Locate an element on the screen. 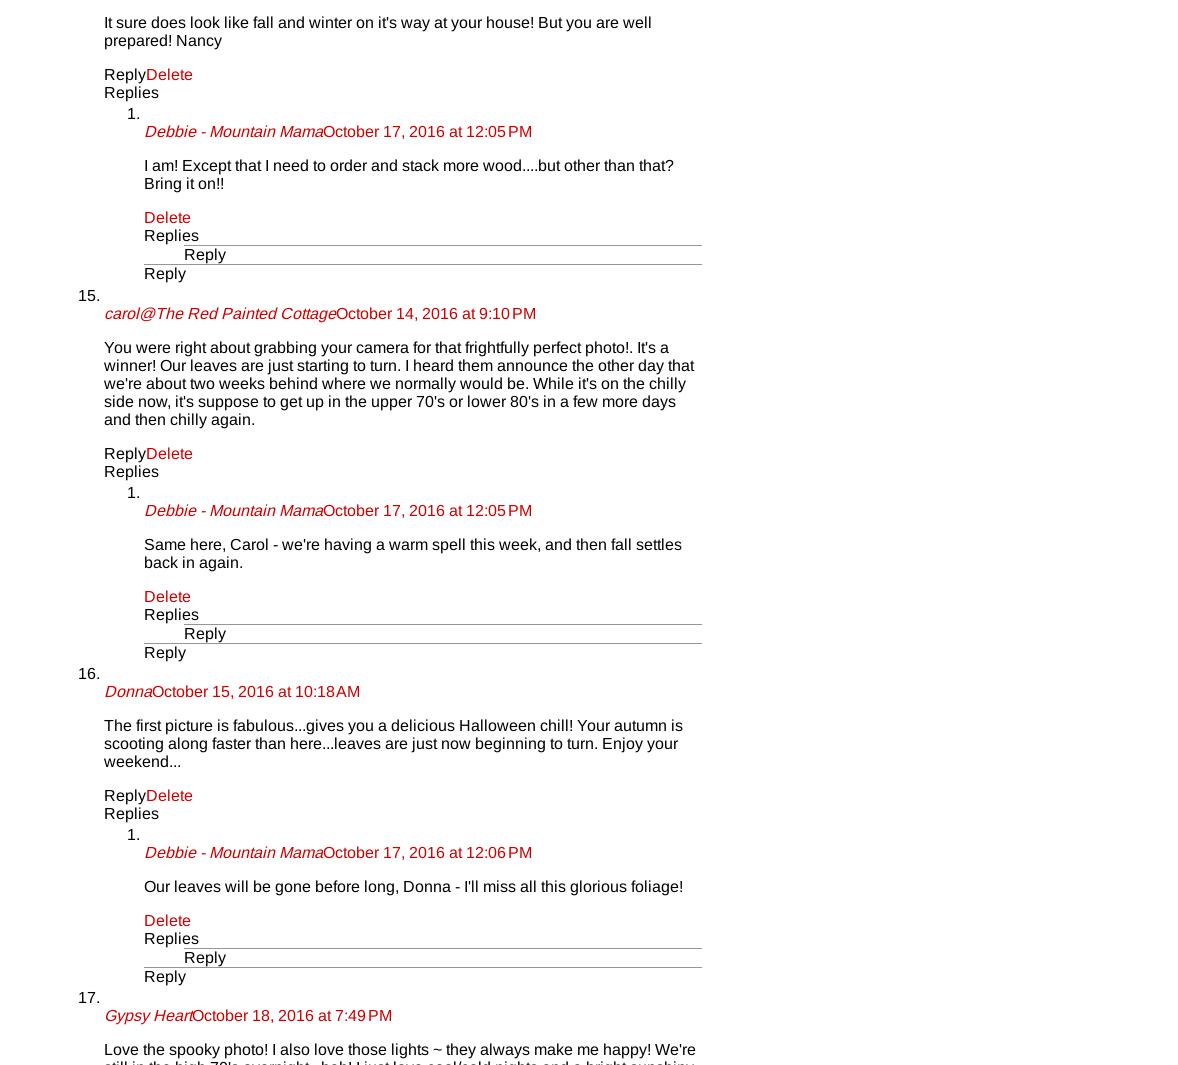 This screenshot has height=1065, width=1178. 'Gypsy Heart' is located at coordinates (146, 1015).